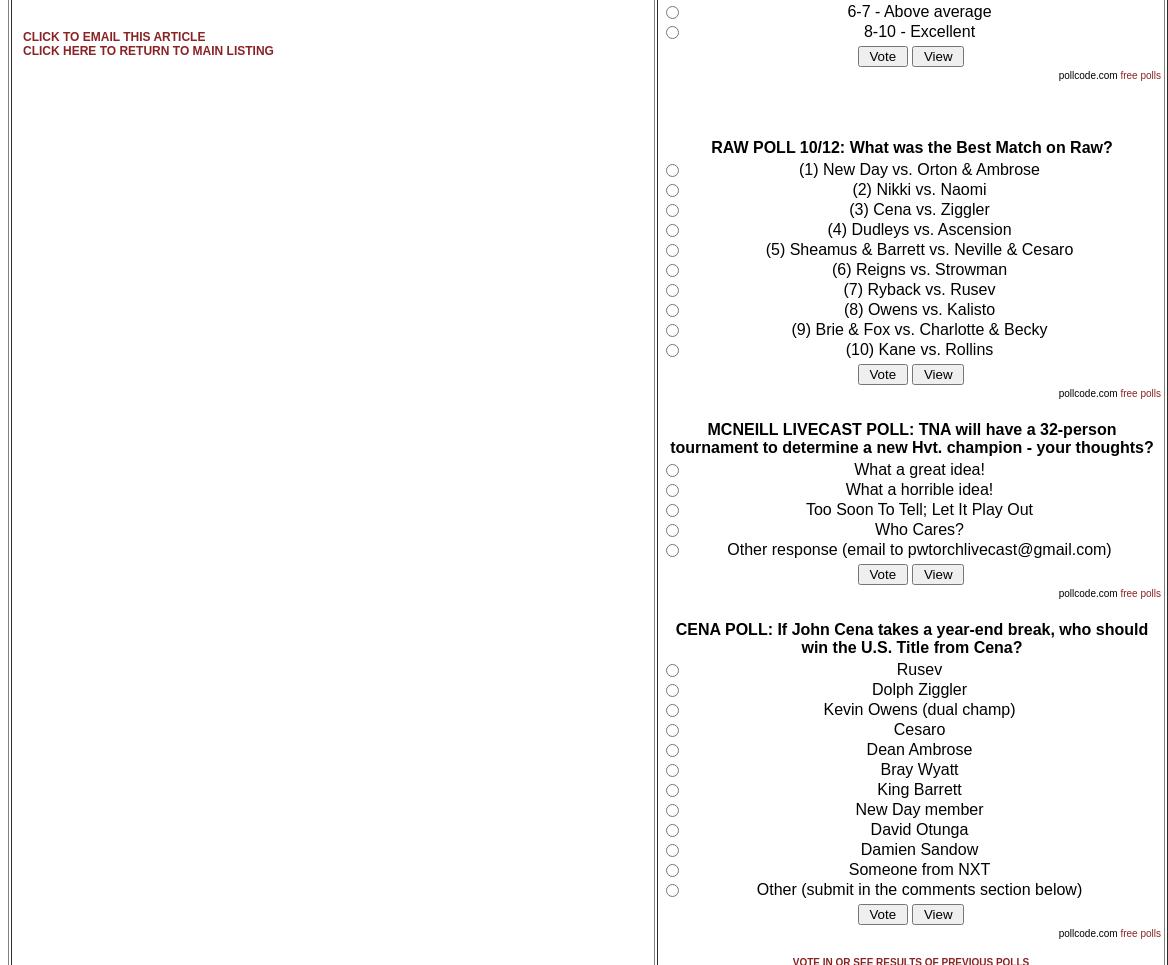 This screenshot has width=1168, height=965. Describe the element at coordinates (918, 168) in the screenshot. I see `'(1) New Day vs. Orton & Ambrose'` at that location.